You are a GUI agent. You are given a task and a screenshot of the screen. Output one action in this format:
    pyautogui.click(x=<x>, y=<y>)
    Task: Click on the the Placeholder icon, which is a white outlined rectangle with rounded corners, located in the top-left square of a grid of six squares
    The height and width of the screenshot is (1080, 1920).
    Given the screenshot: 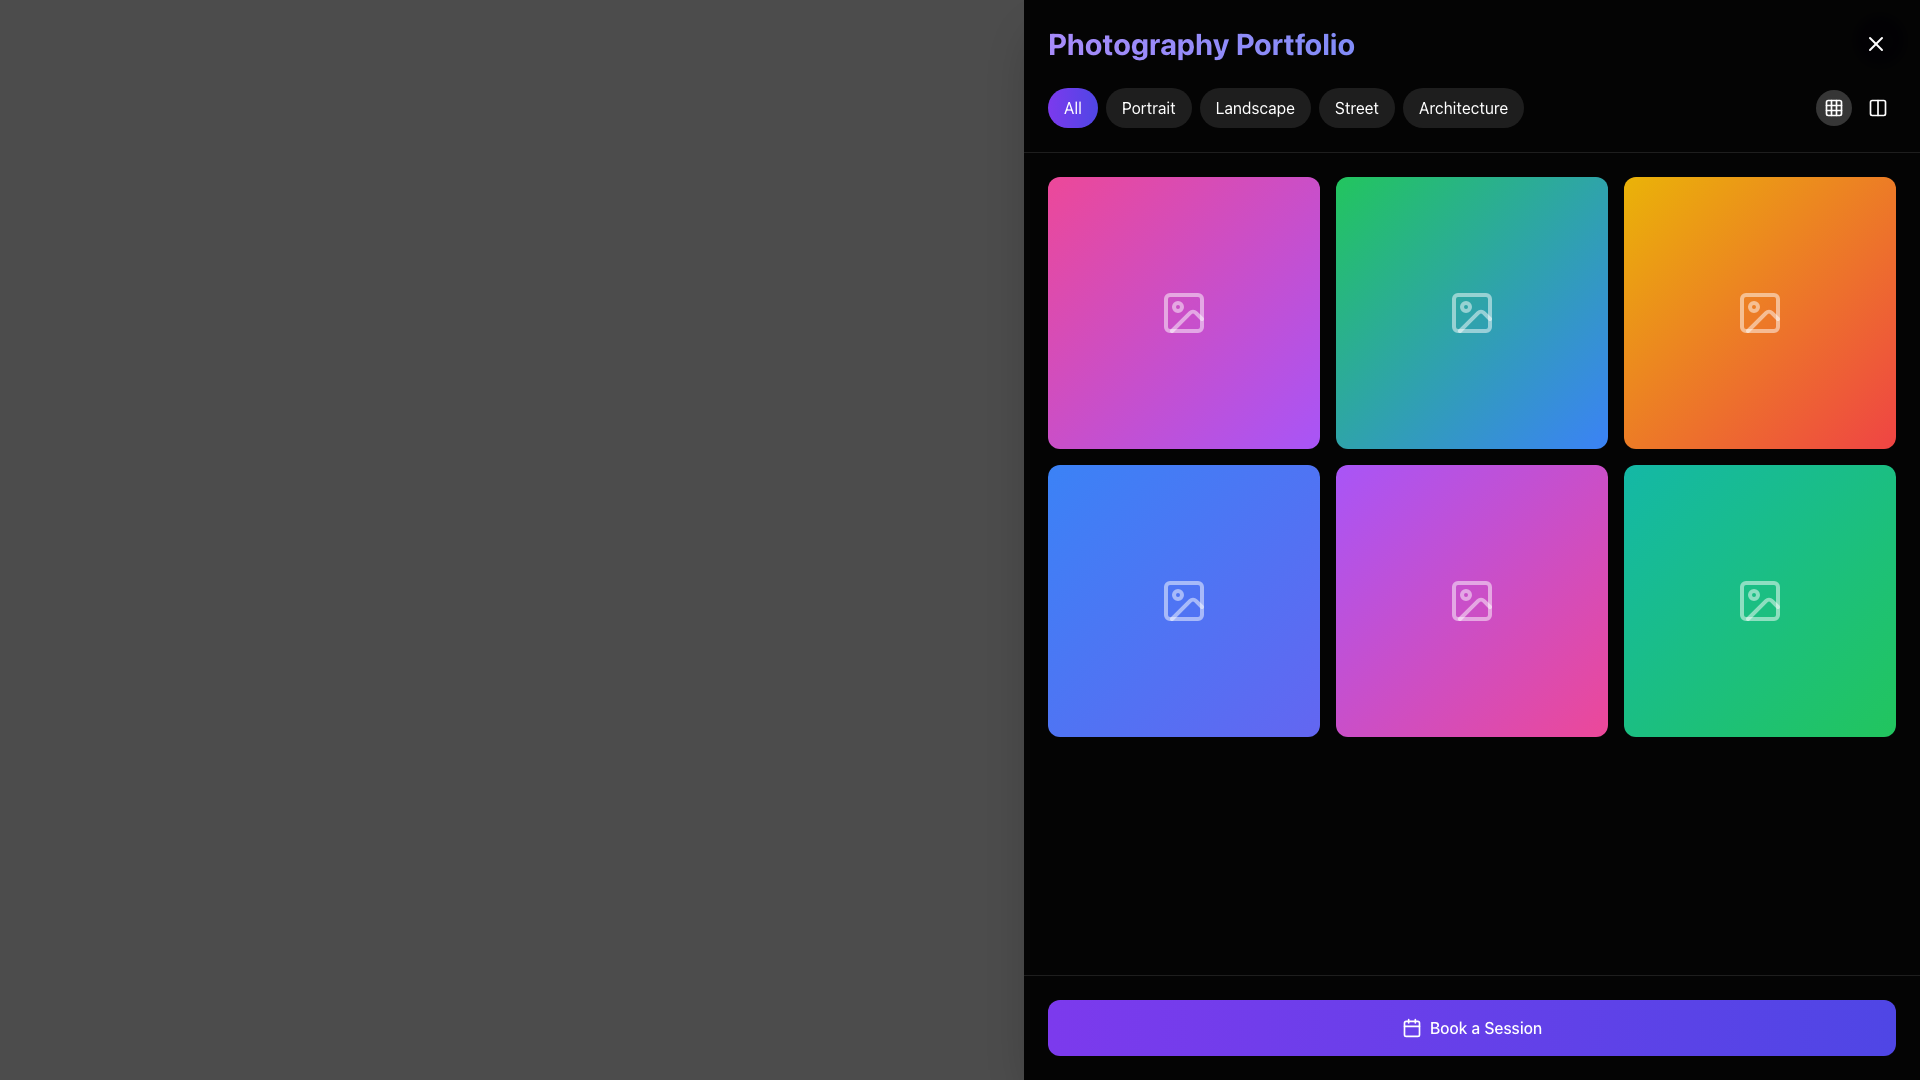 What is the action you would take?
    pyautogui.click(x=1184, y=312)
    